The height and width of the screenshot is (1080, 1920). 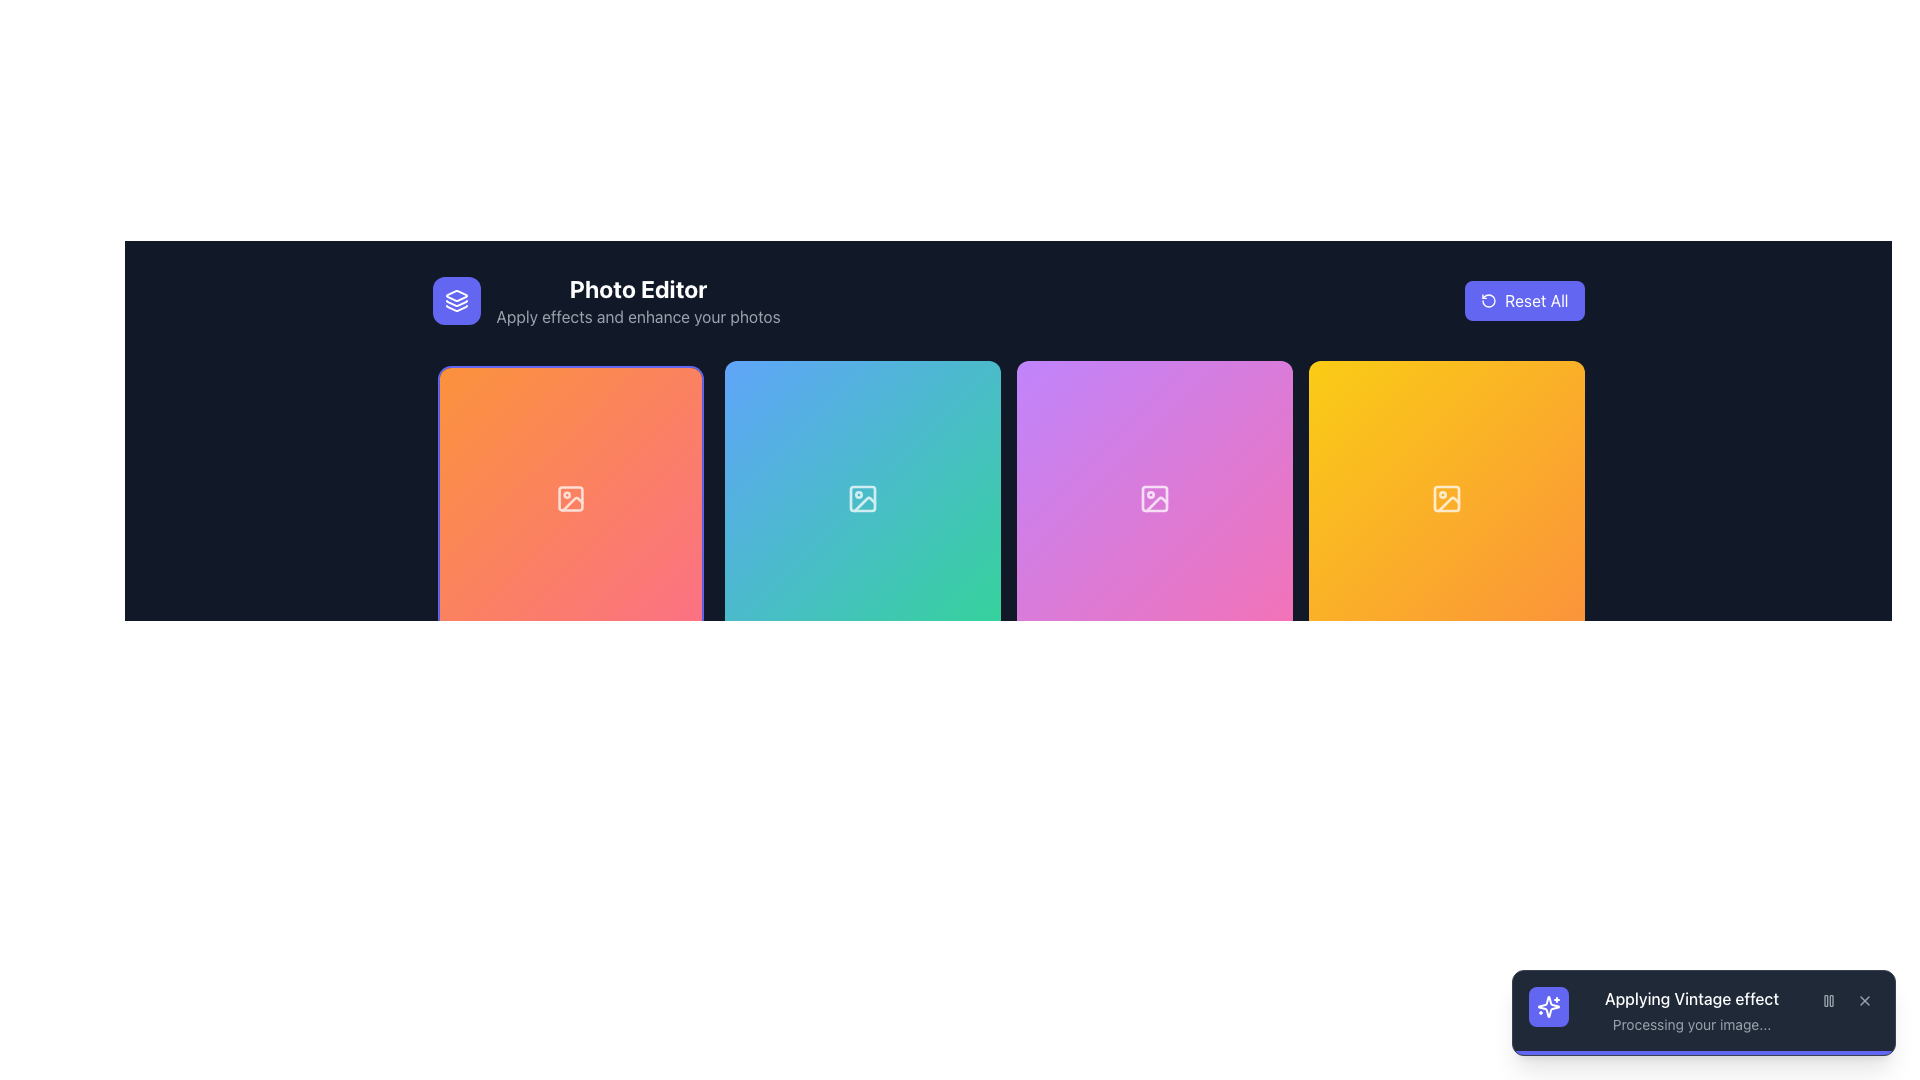 I want to click on the SVG rectangle with rounded corners that serves as a visual placeholder component within the image icon, located in the fourth column of a grid of colorful boxes, so click(x=1446, y=497).